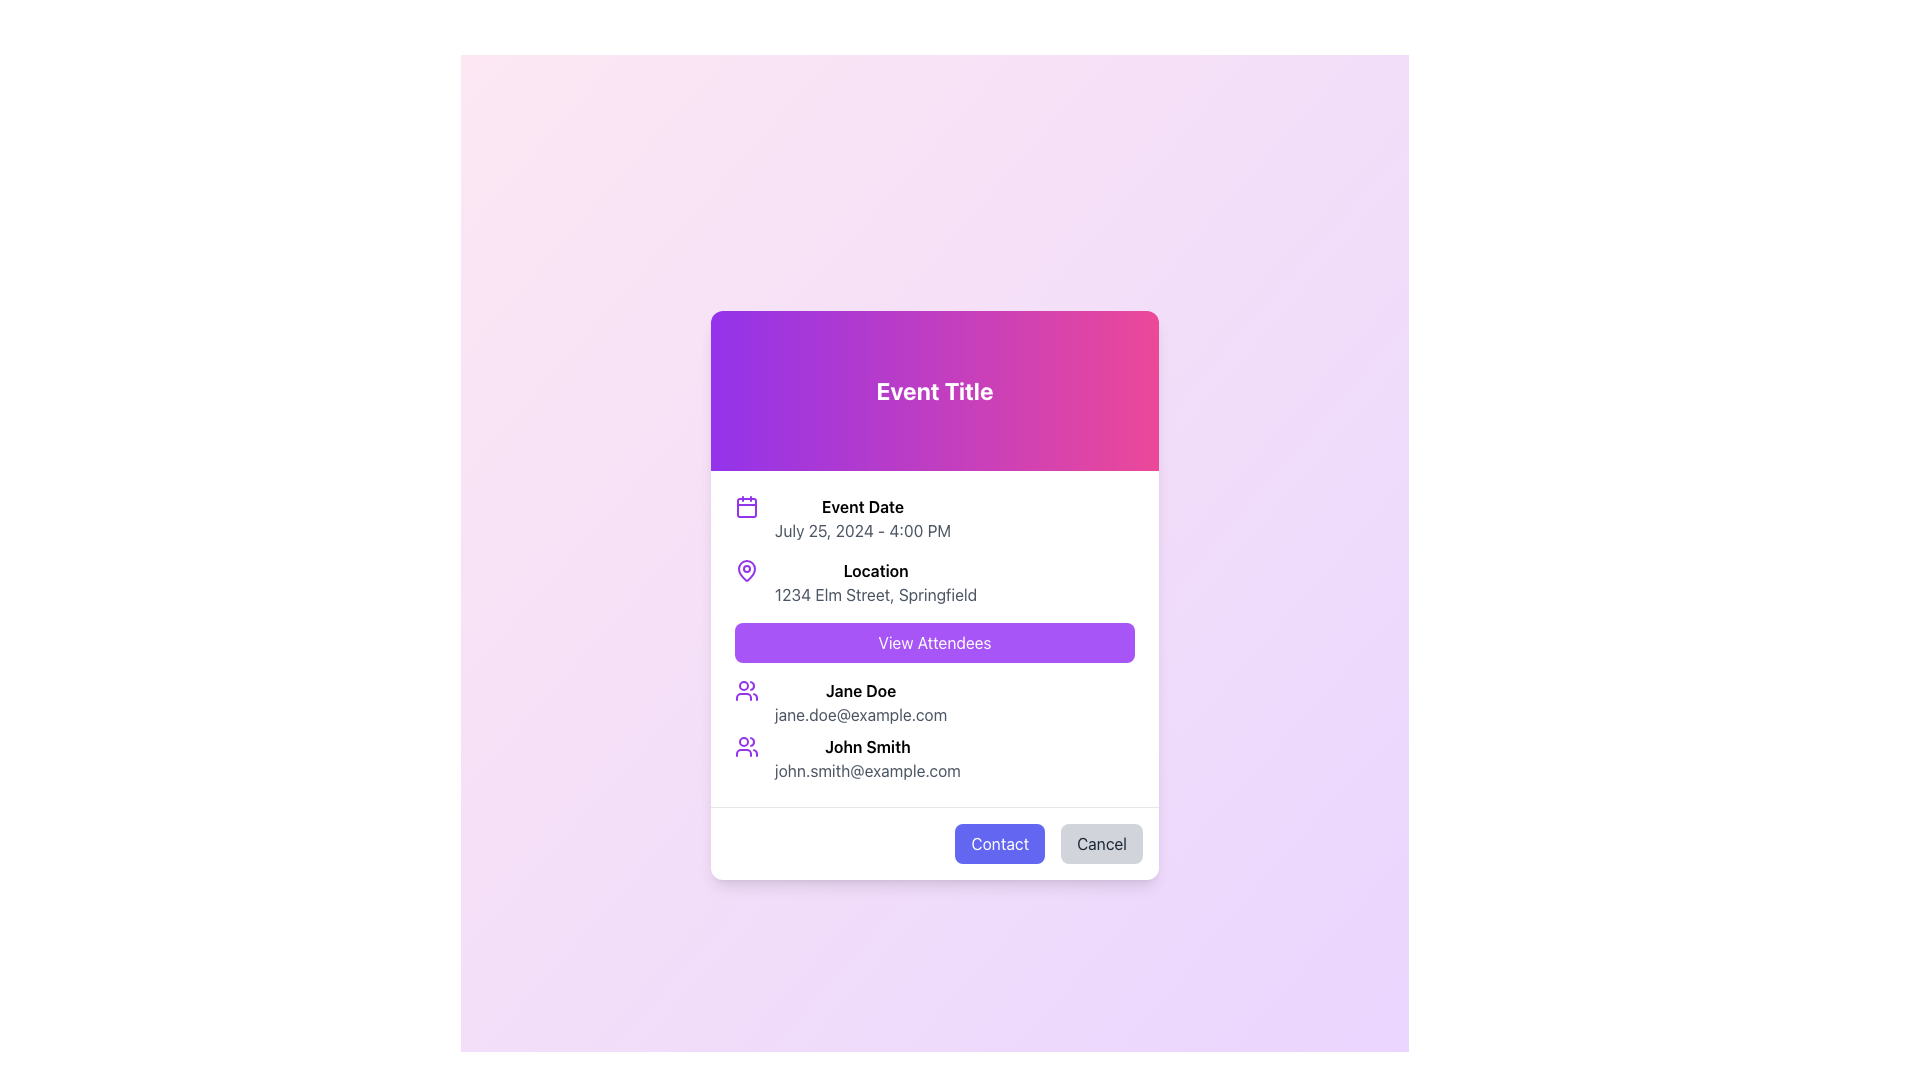 The height and width of the screenshot is (1080, 1920). Describe the element at coordinates (863, 517) in the screenshot. I see `the Text block that displays the date and time of the event, located beneath the 'Event Title' header and adjacent to a calendar icon` at that location.